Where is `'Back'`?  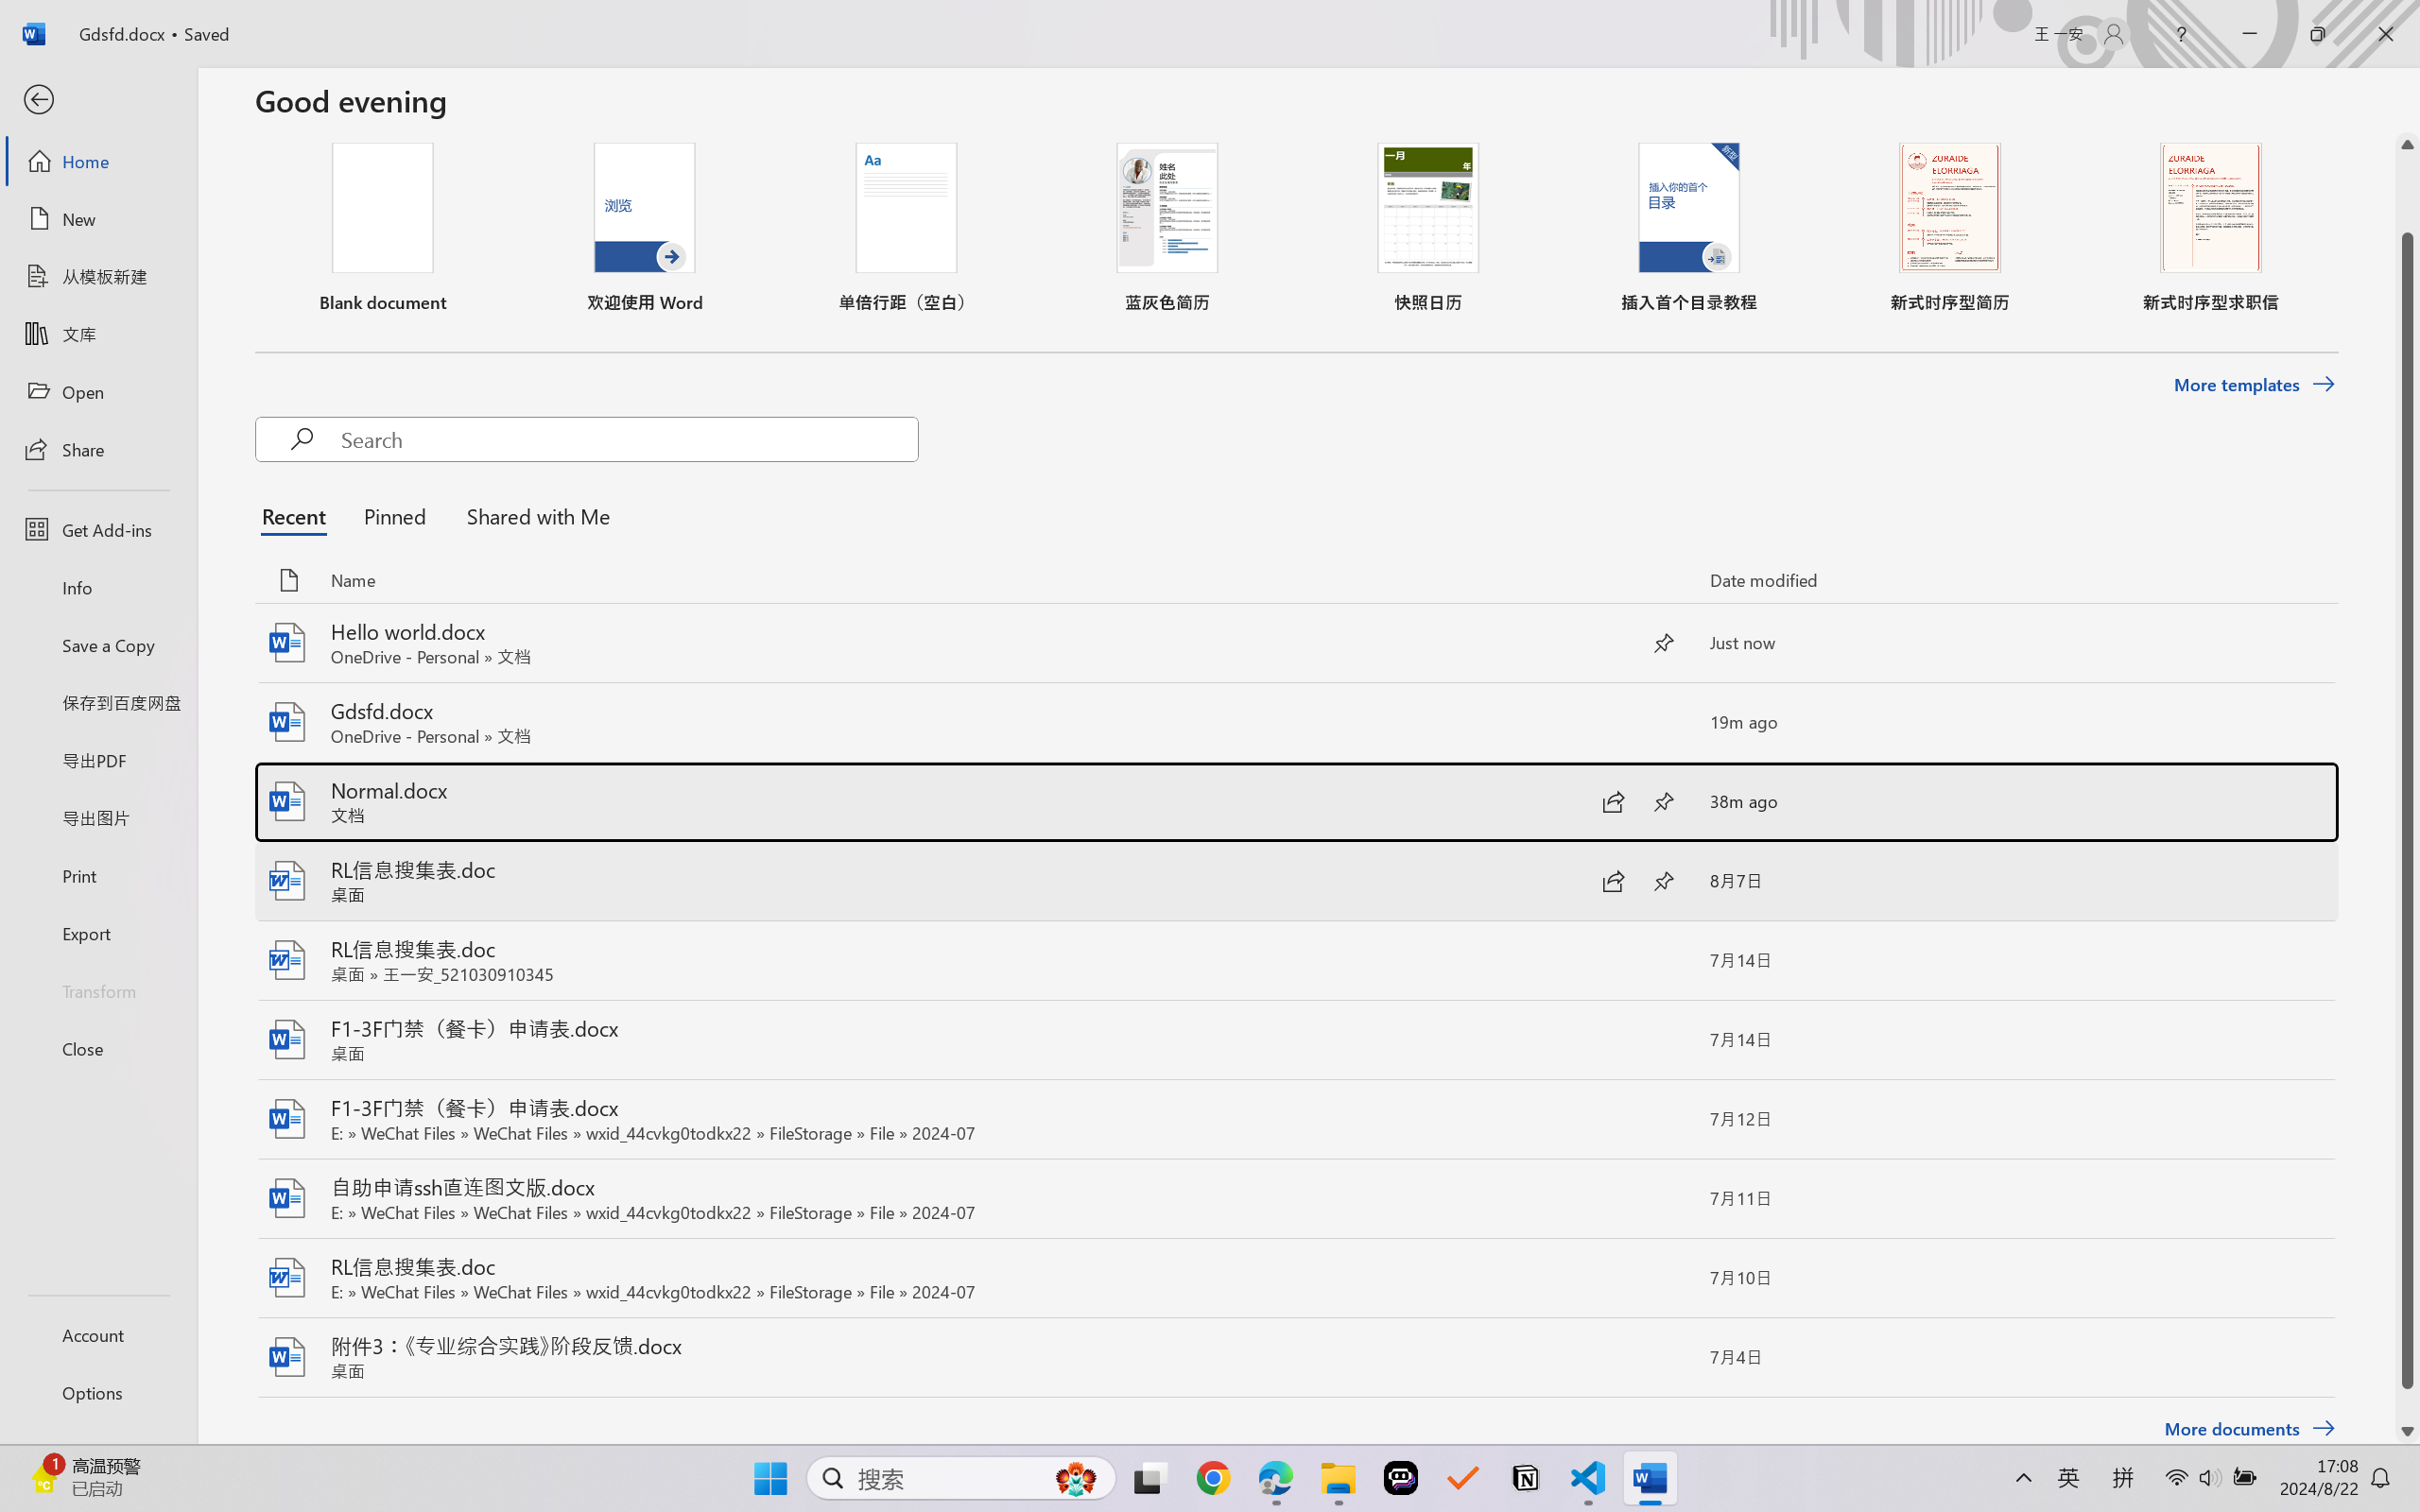 'Back' is located at coordinates (97, 100).